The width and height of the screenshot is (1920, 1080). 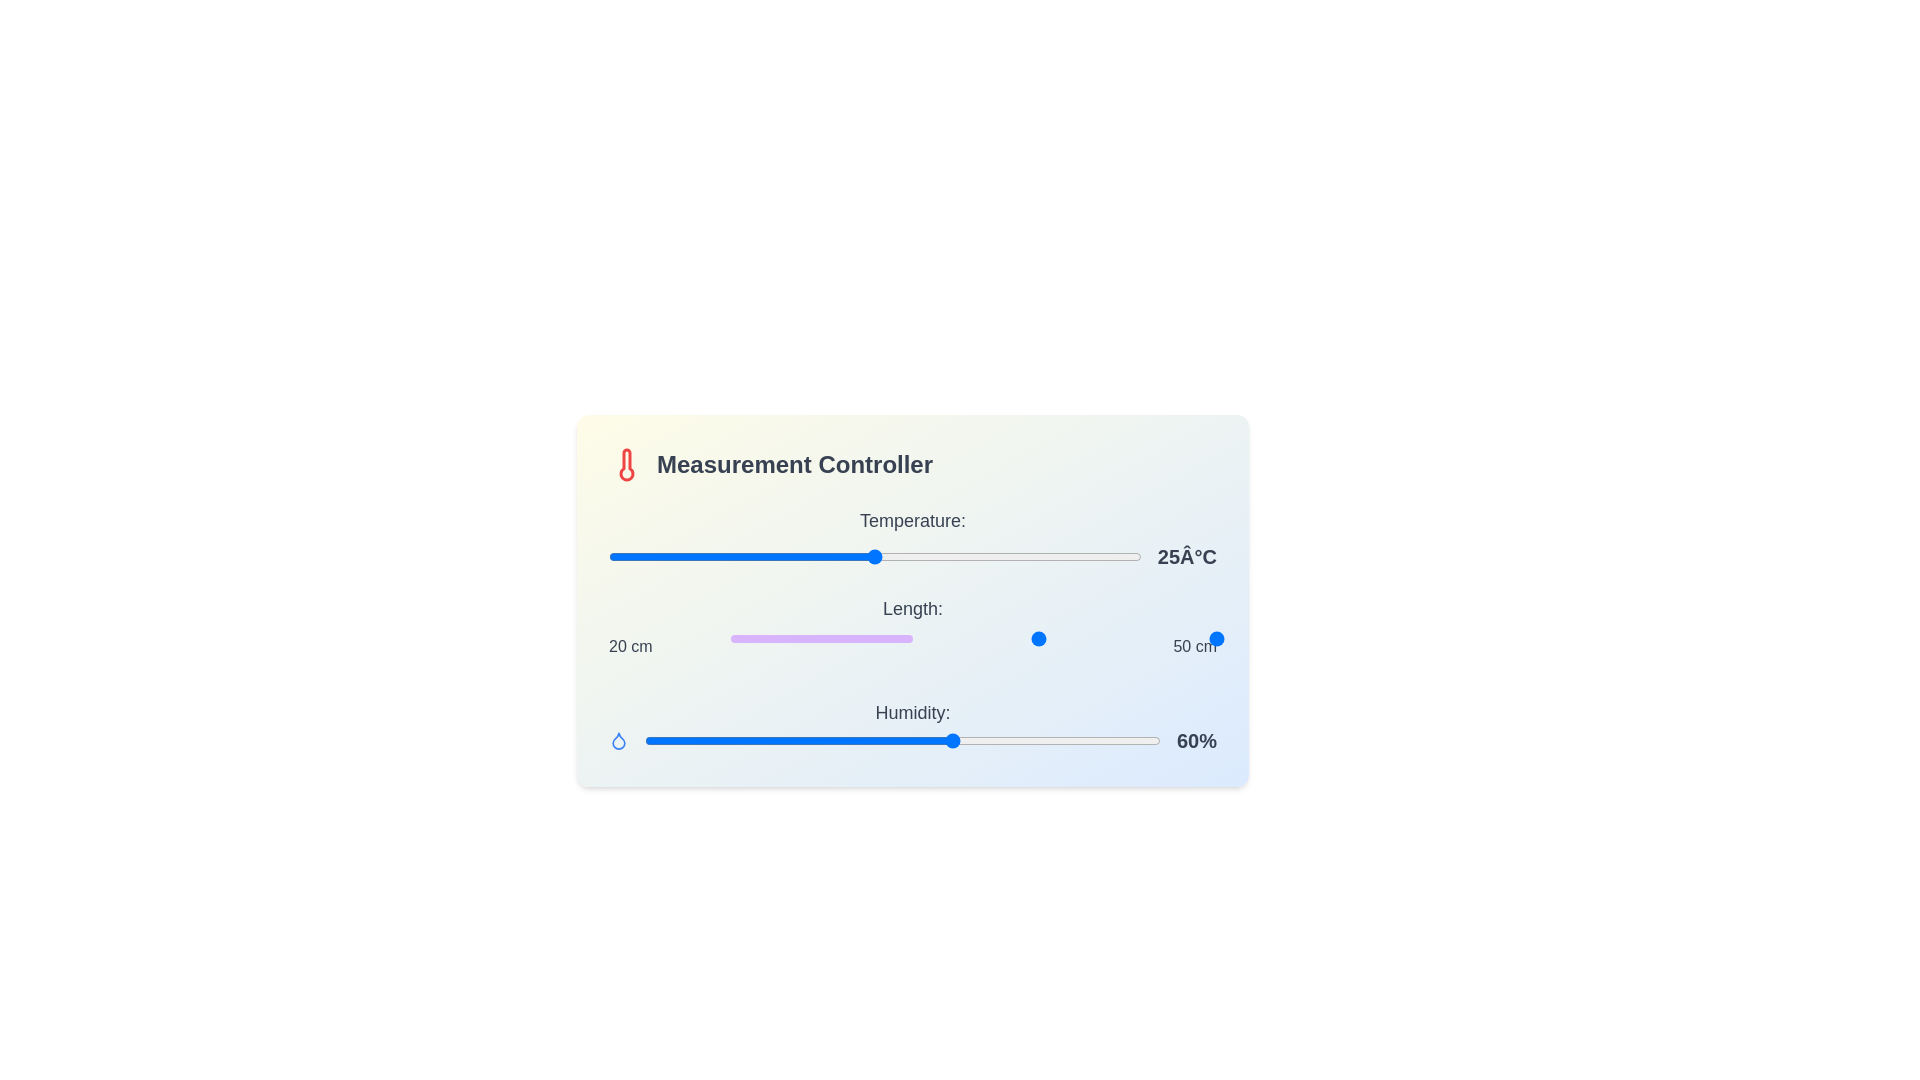 What do you see at coordinates (1024, 556) in the screenshot?
I see `the temperature` at bounding box center [1024, 556].